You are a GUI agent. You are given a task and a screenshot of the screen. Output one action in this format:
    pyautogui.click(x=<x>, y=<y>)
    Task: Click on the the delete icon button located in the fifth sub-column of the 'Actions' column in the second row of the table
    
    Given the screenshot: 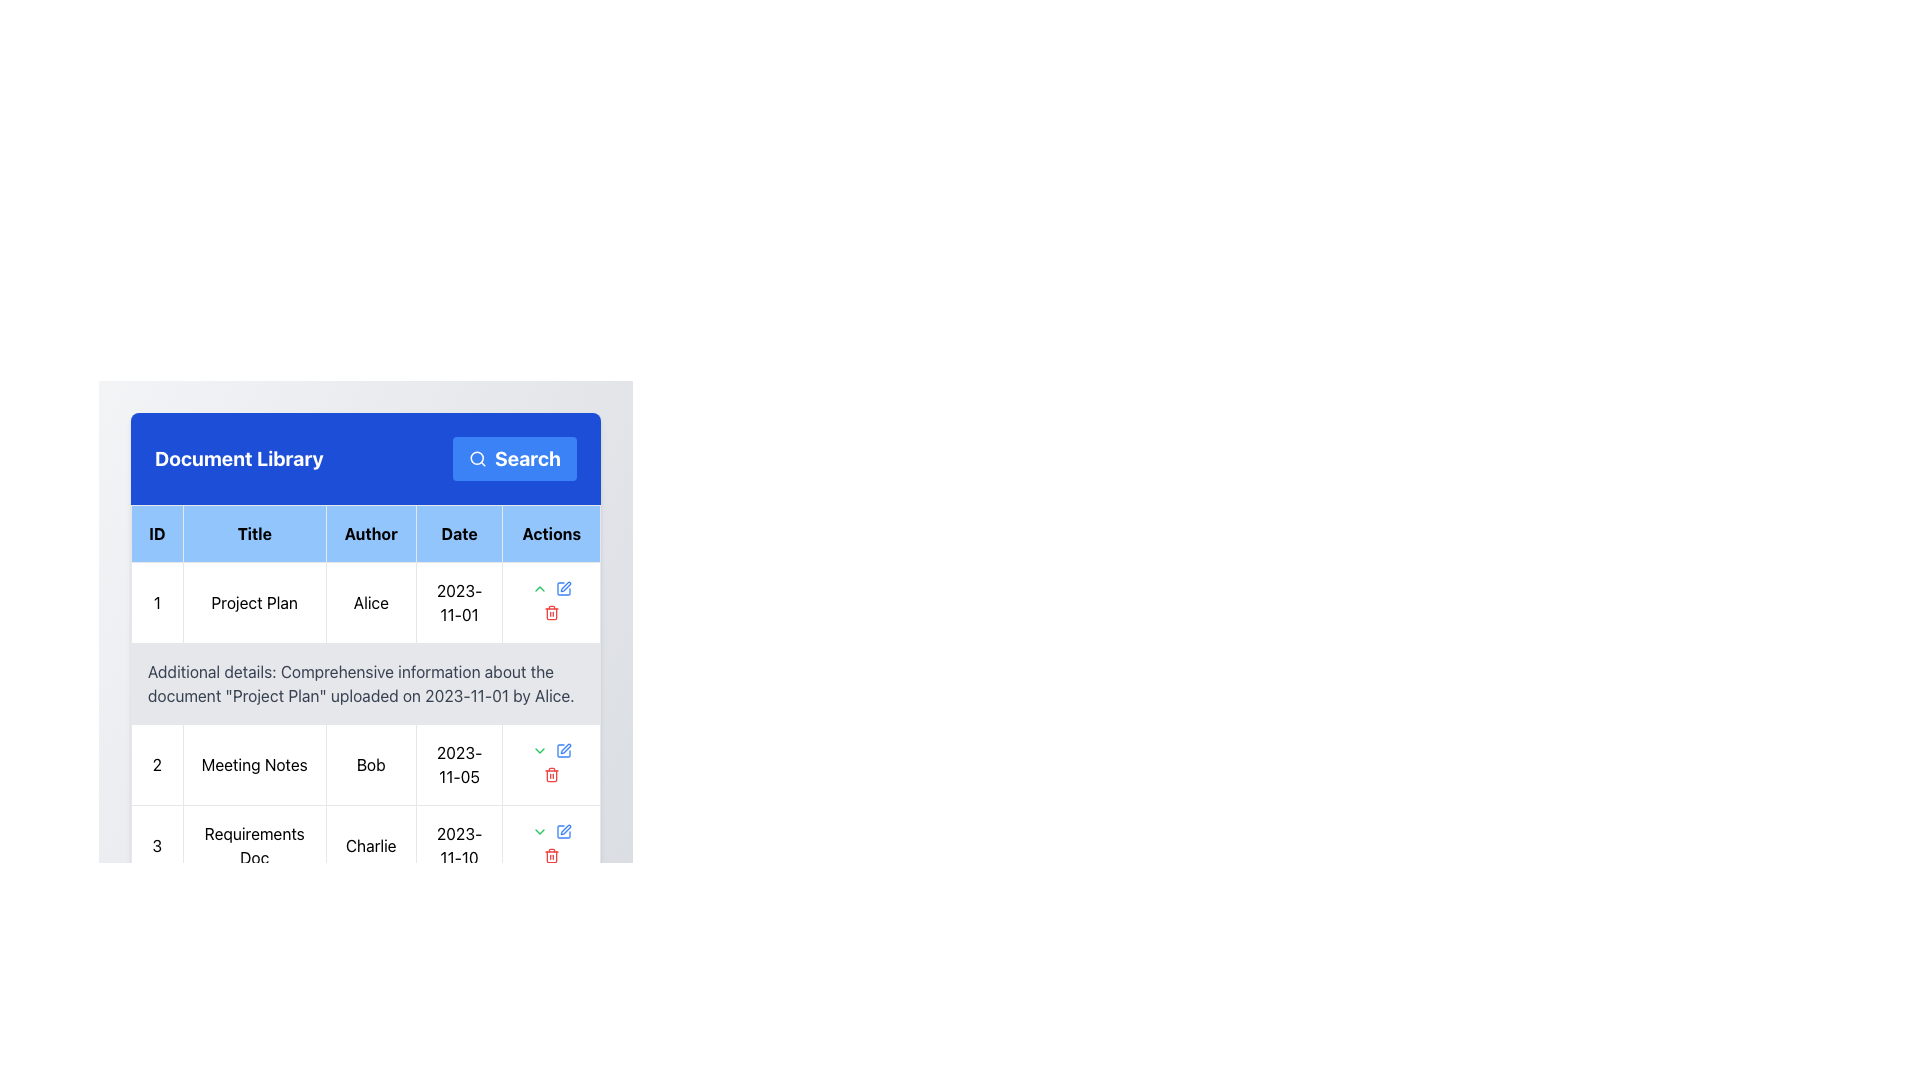 What is the action you would take?
    pyautogui.click(x=551, y=764)
    